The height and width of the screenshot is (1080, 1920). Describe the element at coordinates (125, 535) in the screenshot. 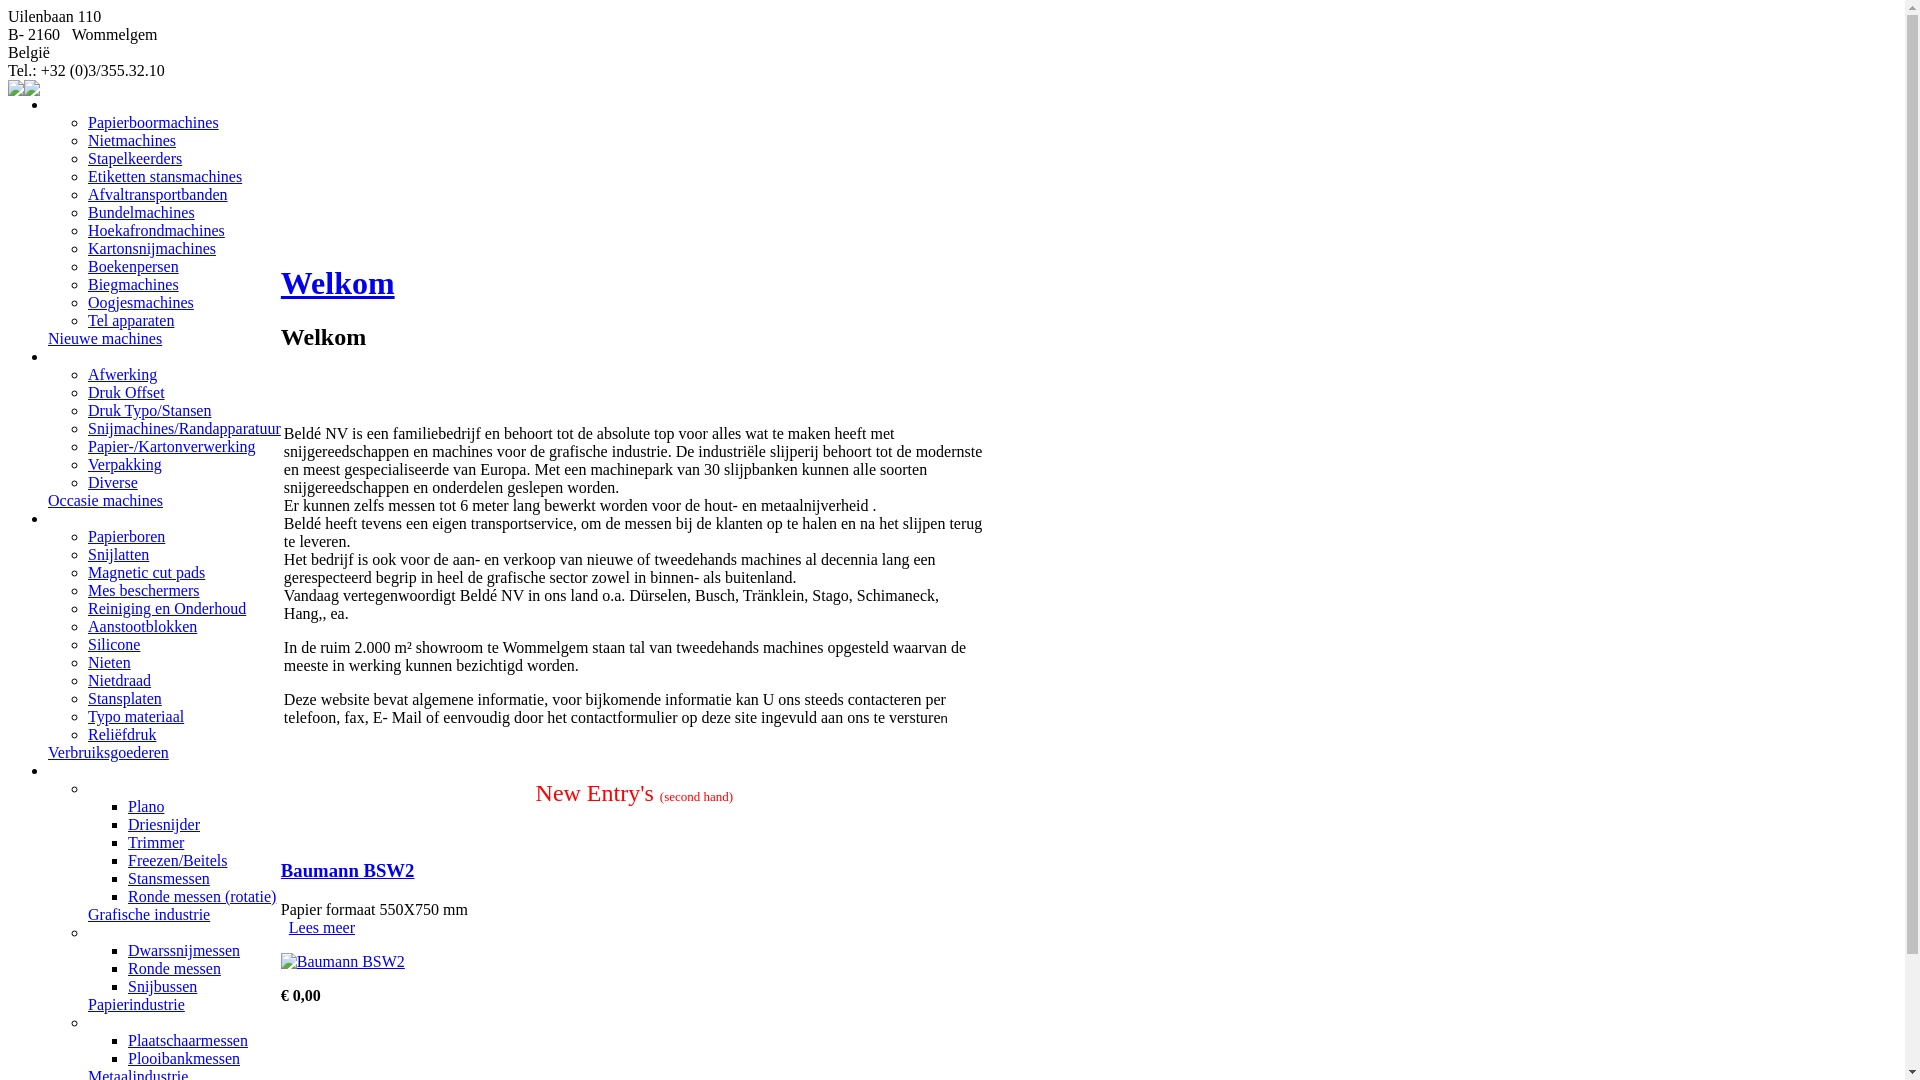

I see `'Papierboren'` at that location.